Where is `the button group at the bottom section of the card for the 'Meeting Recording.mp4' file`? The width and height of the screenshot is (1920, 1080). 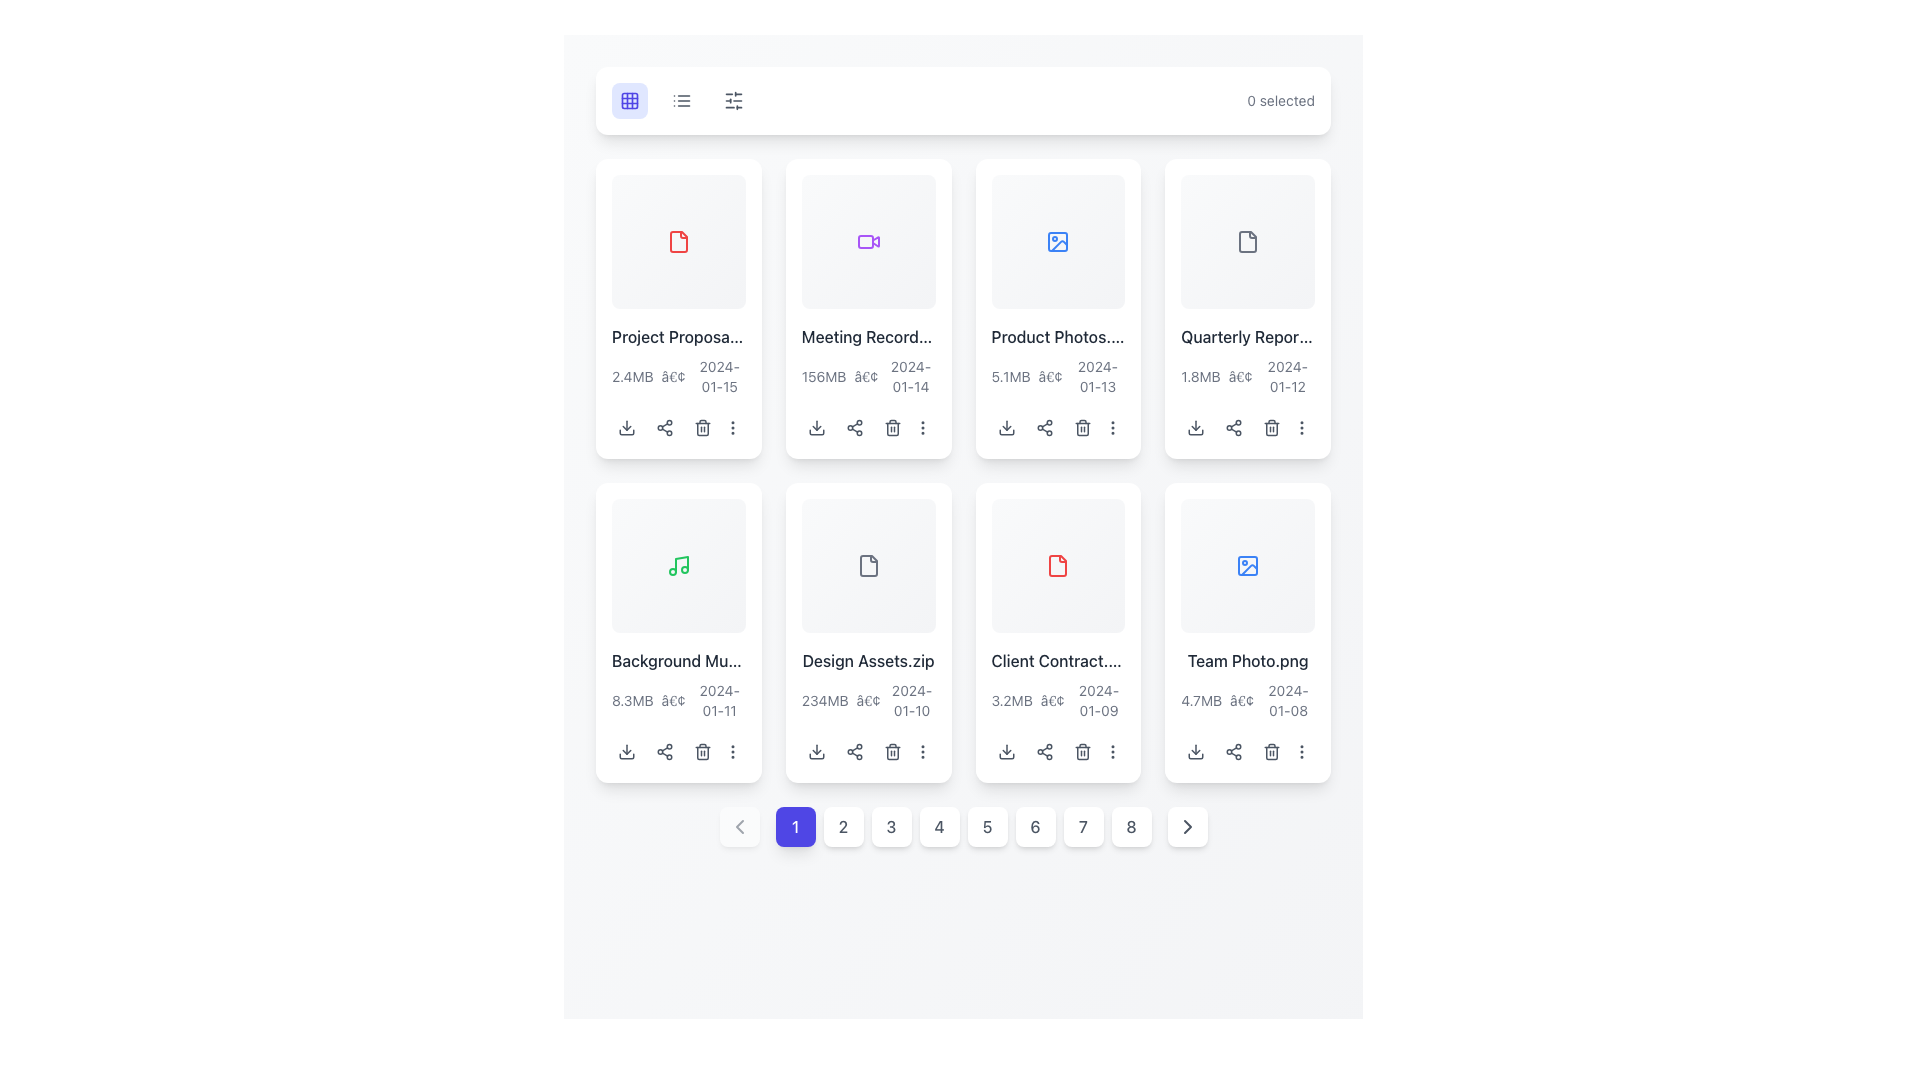 the button group at the bottom section of the card for the 'Meeting Recording.mp4' file is located at coordinates (868, 426).